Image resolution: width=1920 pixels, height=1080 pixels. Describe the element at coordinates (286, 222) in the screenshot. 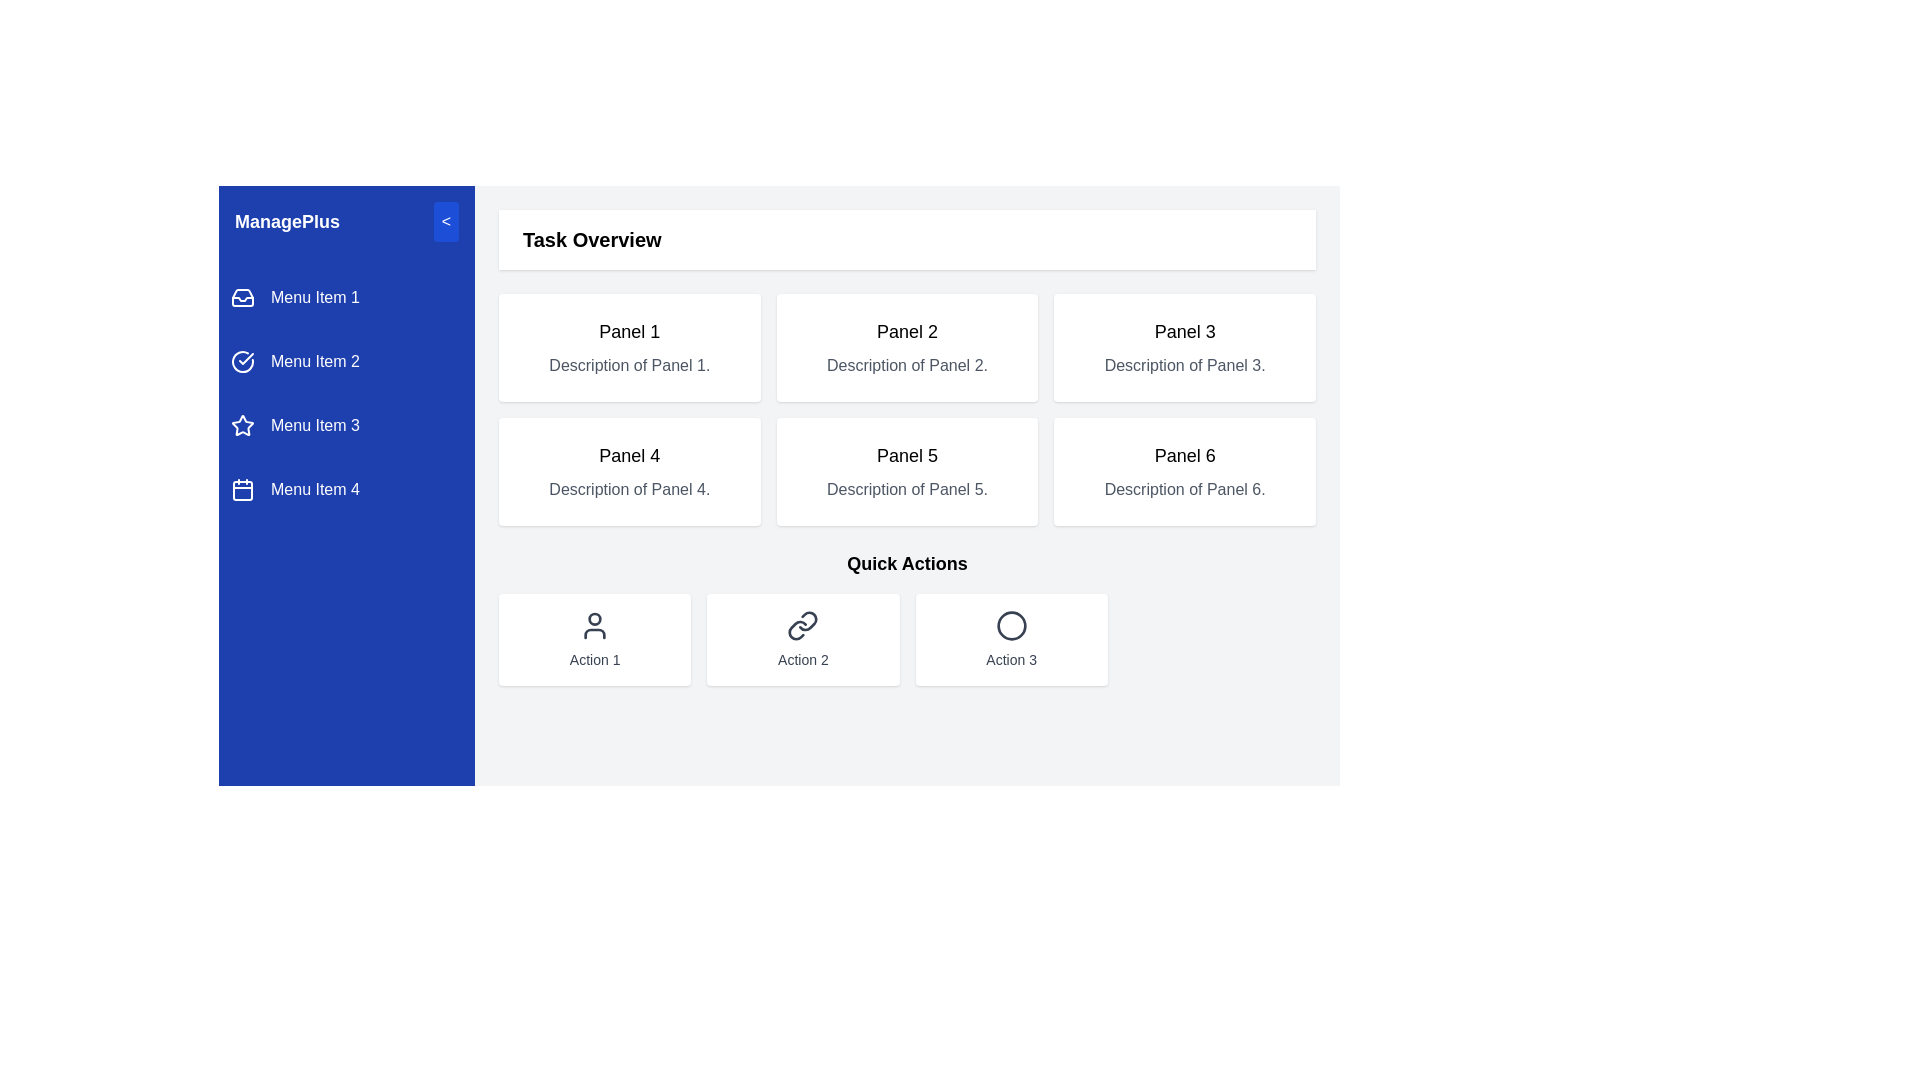

I see `the static text label located in the top-left section of the blue side navigation panel, which serves as a title or branding label and has no interactive functionalities` at that location.